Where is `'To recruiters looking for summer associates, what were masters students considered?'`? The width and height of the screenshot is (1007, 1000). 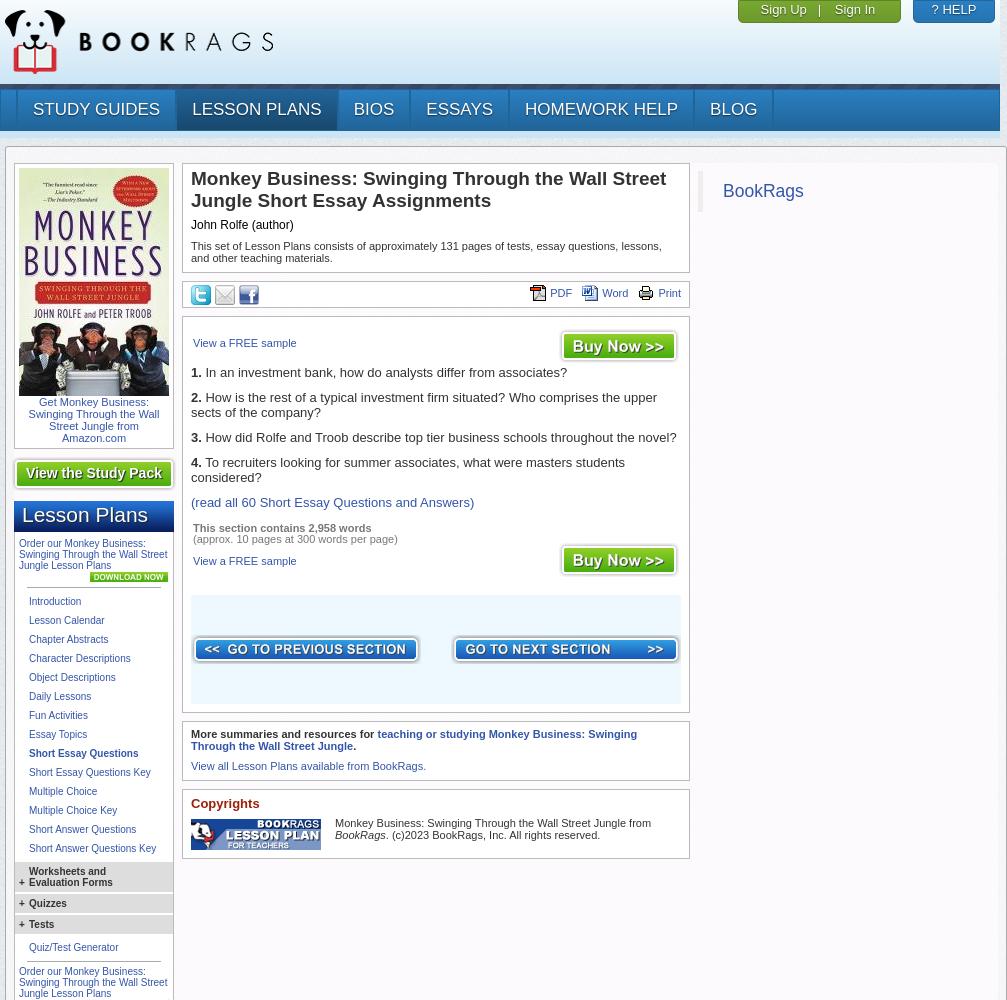 'To recruiters looking for summer associates, what were masters students considered?' is located at coordinates (408, 469).